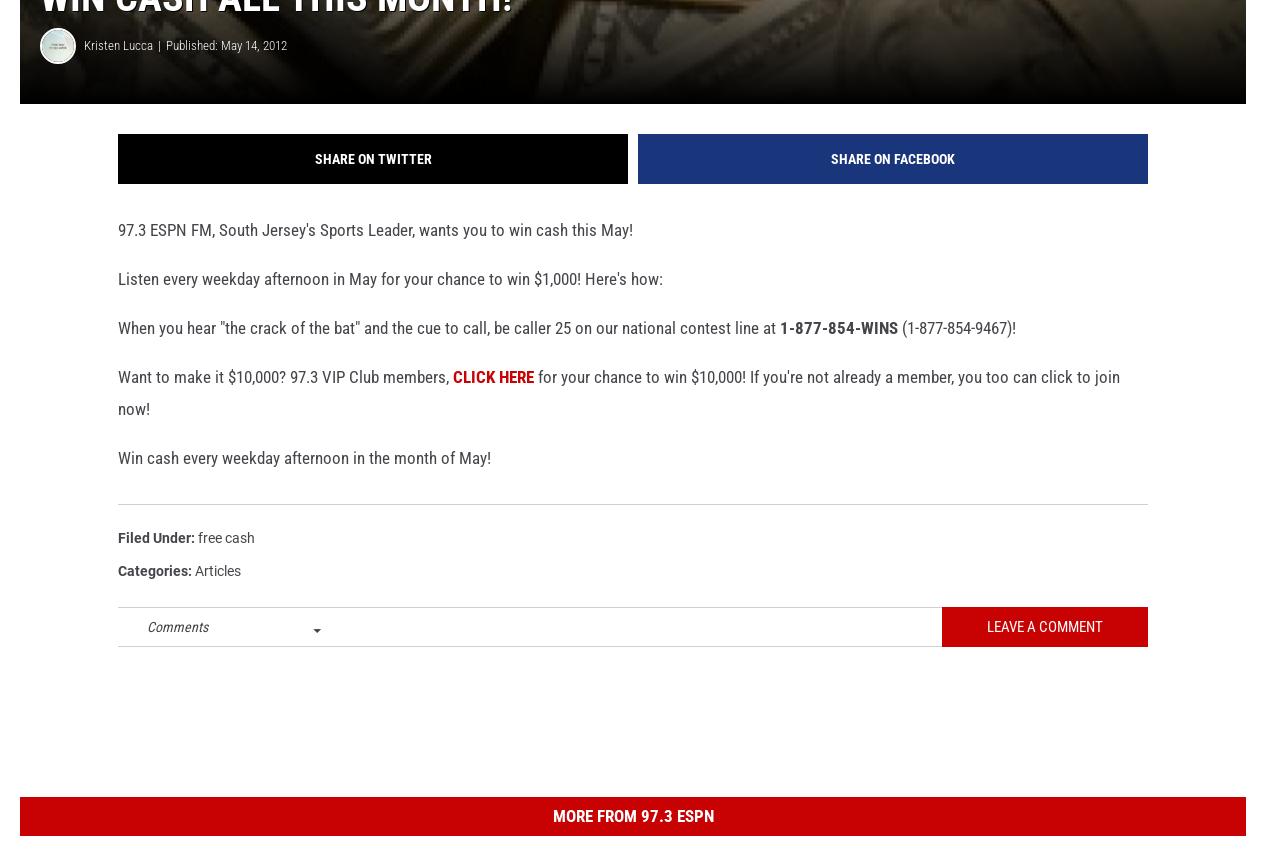 The image size is (1286, 853). I want to click on 'When you hear "the crack of the bat" and the cue to call, be caller 25 on our national contest line at', so click(447, 358).